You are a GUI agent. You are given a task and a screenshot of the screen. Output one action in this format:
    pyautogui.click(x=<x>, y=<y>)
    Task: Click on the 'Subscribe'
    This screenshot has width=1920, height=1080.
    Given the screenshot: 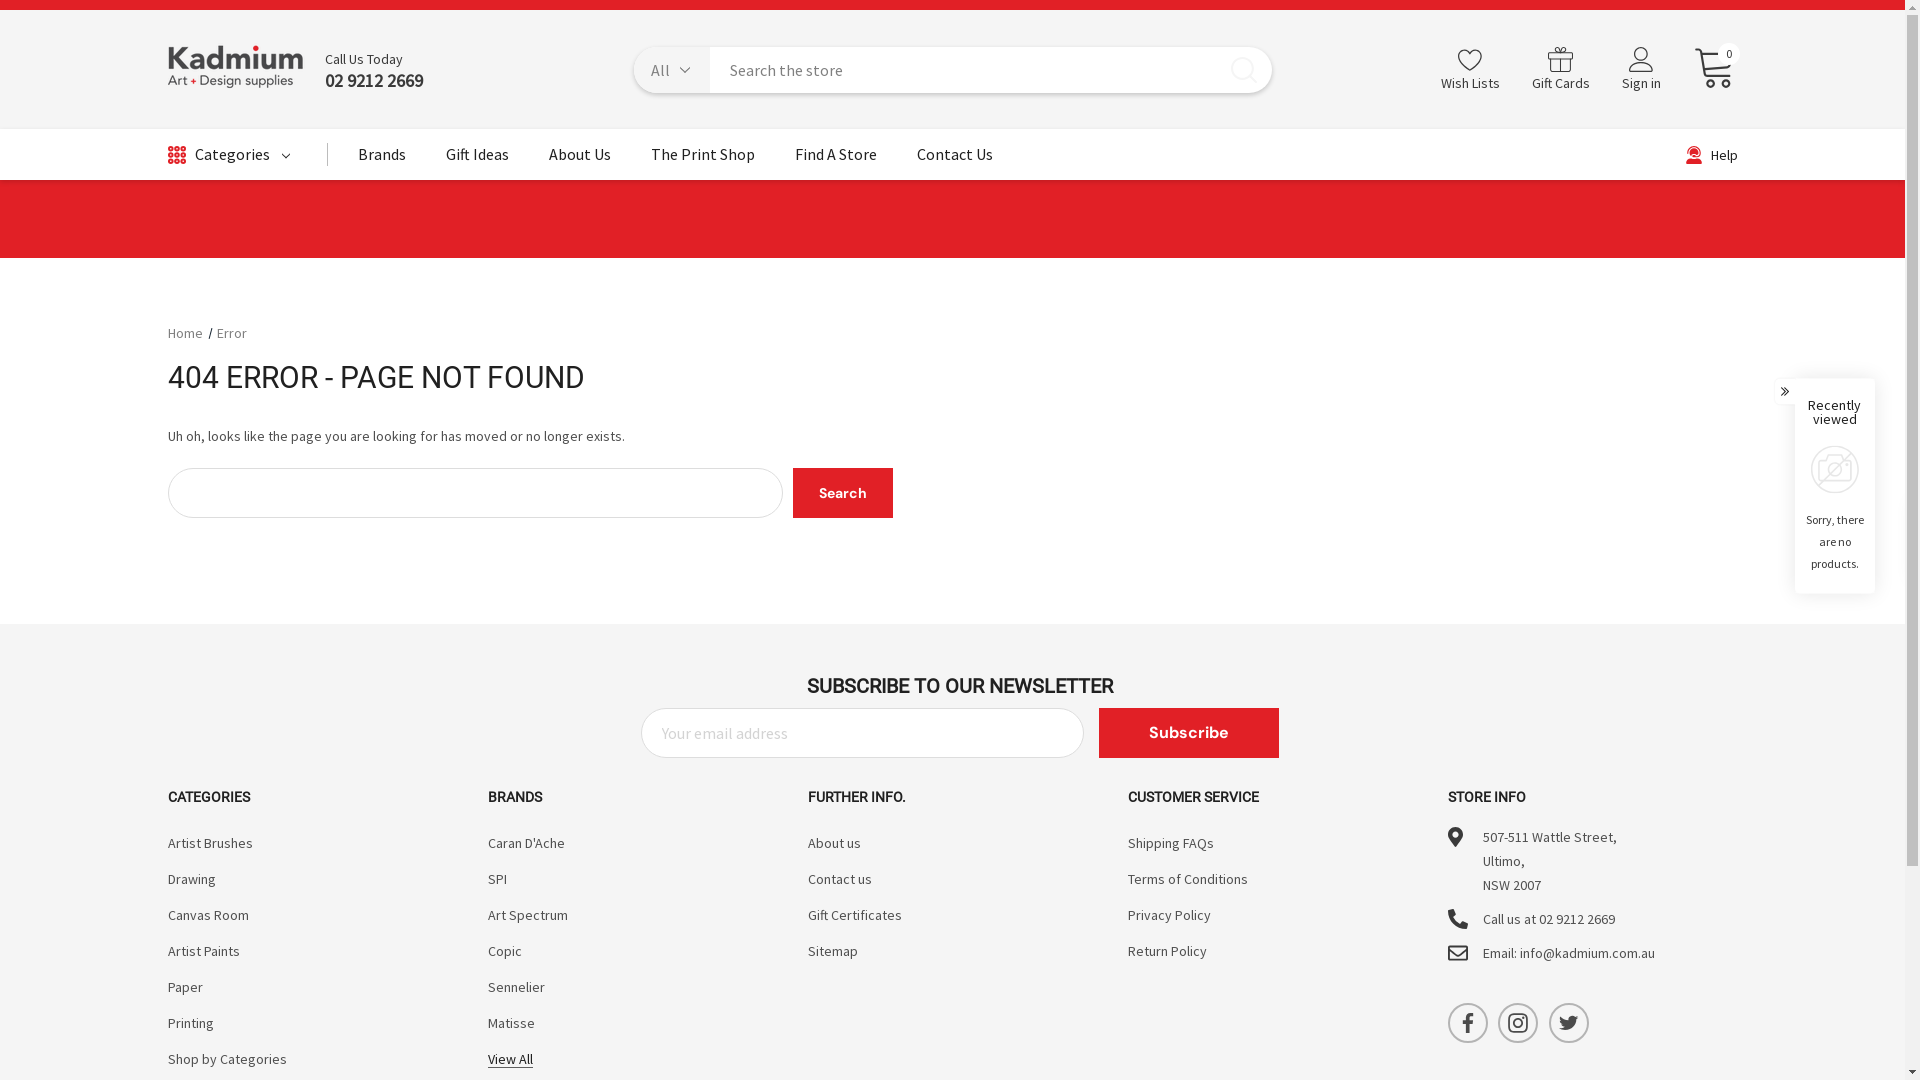 What is the action you would take?
    pyautogui.click(x=1098, y=732)
    